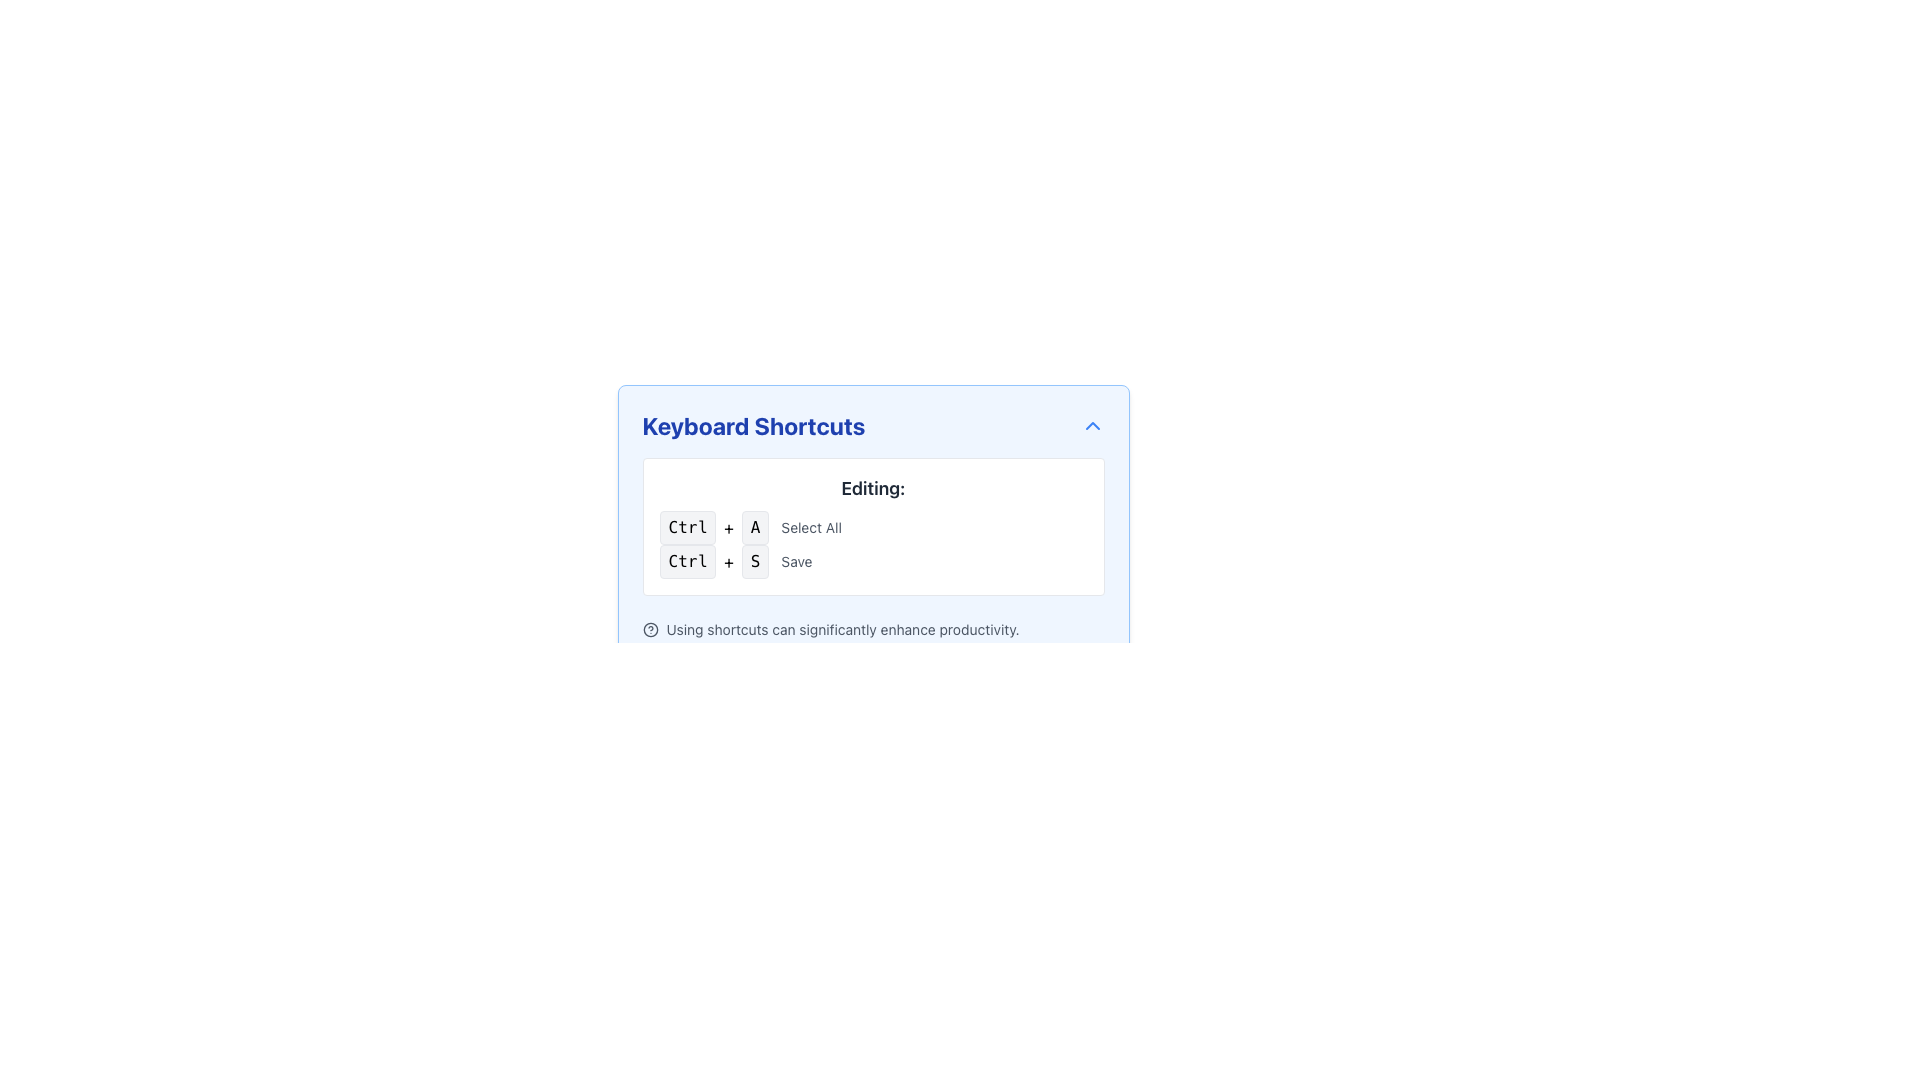 The height and width of the screenshot is (1080, 1920). Describe the element at coordinates (873, 489) in the screenshot. I see `the 'Editing' text label, which serves as a heading for the keyboard shortcuts section in the white box titled 'Keyboard Shortcuts'` at that location.